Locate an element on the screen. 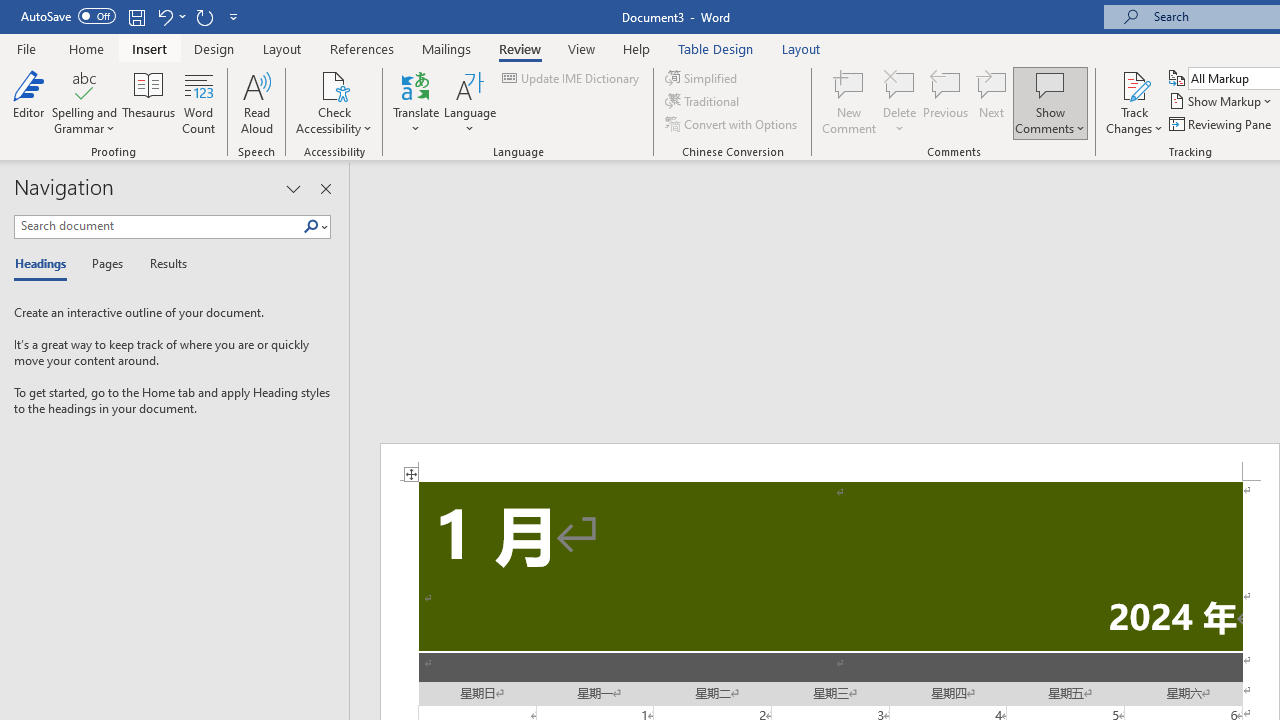 The height and width of the screenshot is (720, 1280). 'Thesaurus...' is located at coordinates (148, 103).